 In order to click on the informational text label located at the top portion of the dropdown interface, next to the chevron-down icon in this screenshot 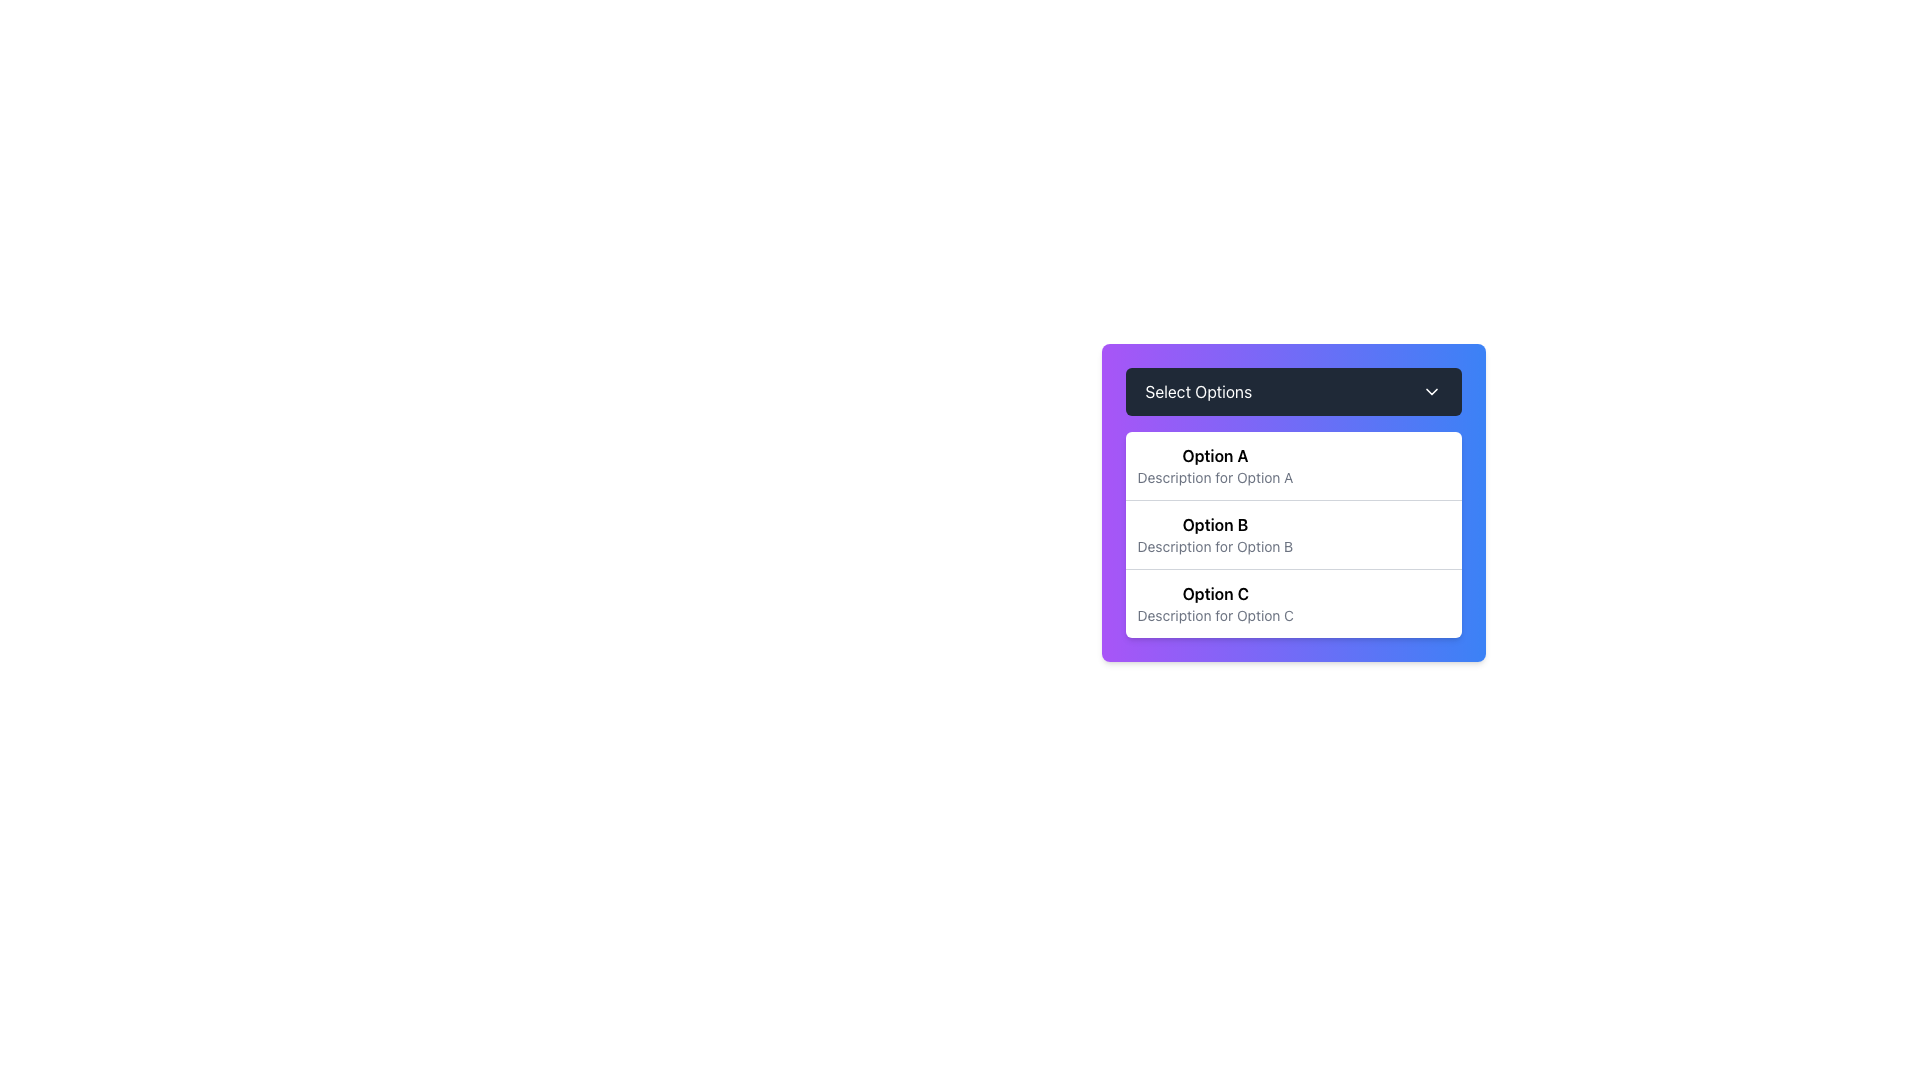, I will do `click(1198, 392)`.